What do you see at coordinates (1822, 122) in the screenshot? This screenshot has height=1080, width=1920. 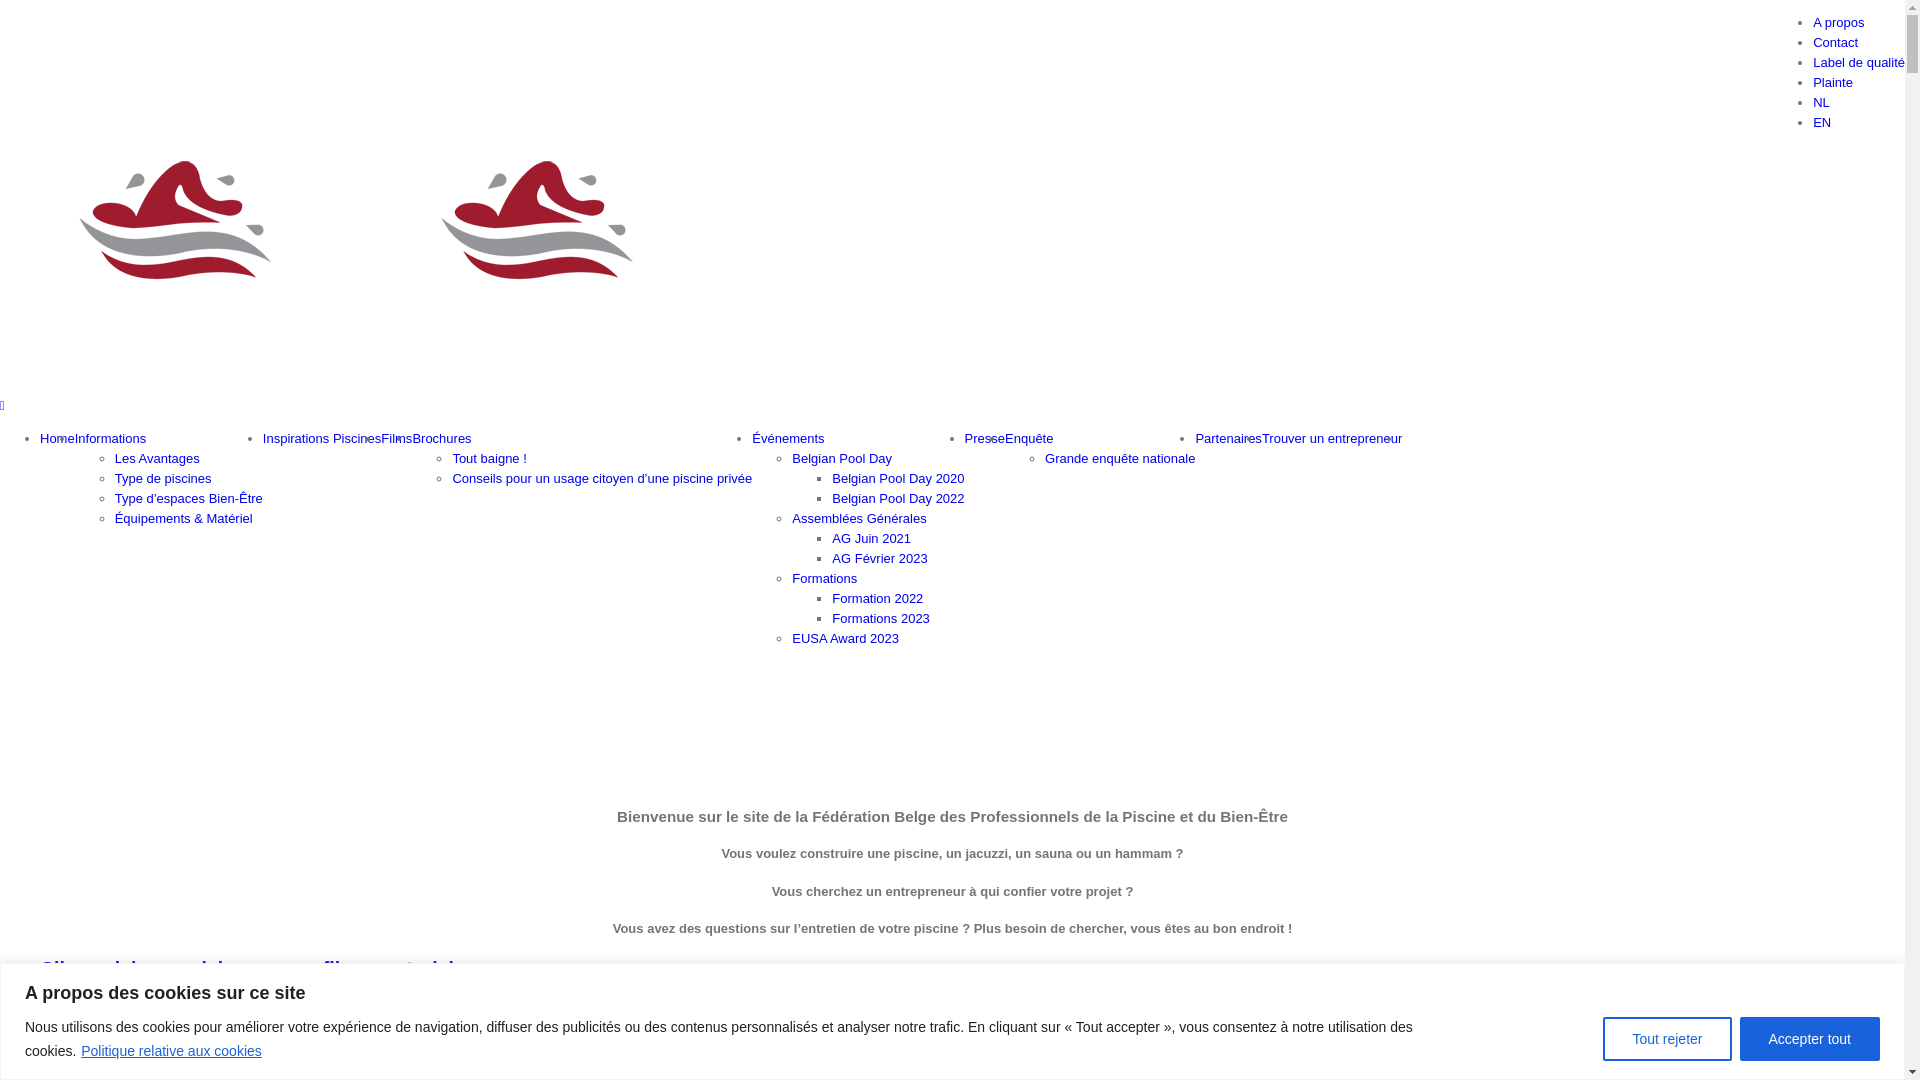 I see `'EN'` at bounding box center [1822, 122].